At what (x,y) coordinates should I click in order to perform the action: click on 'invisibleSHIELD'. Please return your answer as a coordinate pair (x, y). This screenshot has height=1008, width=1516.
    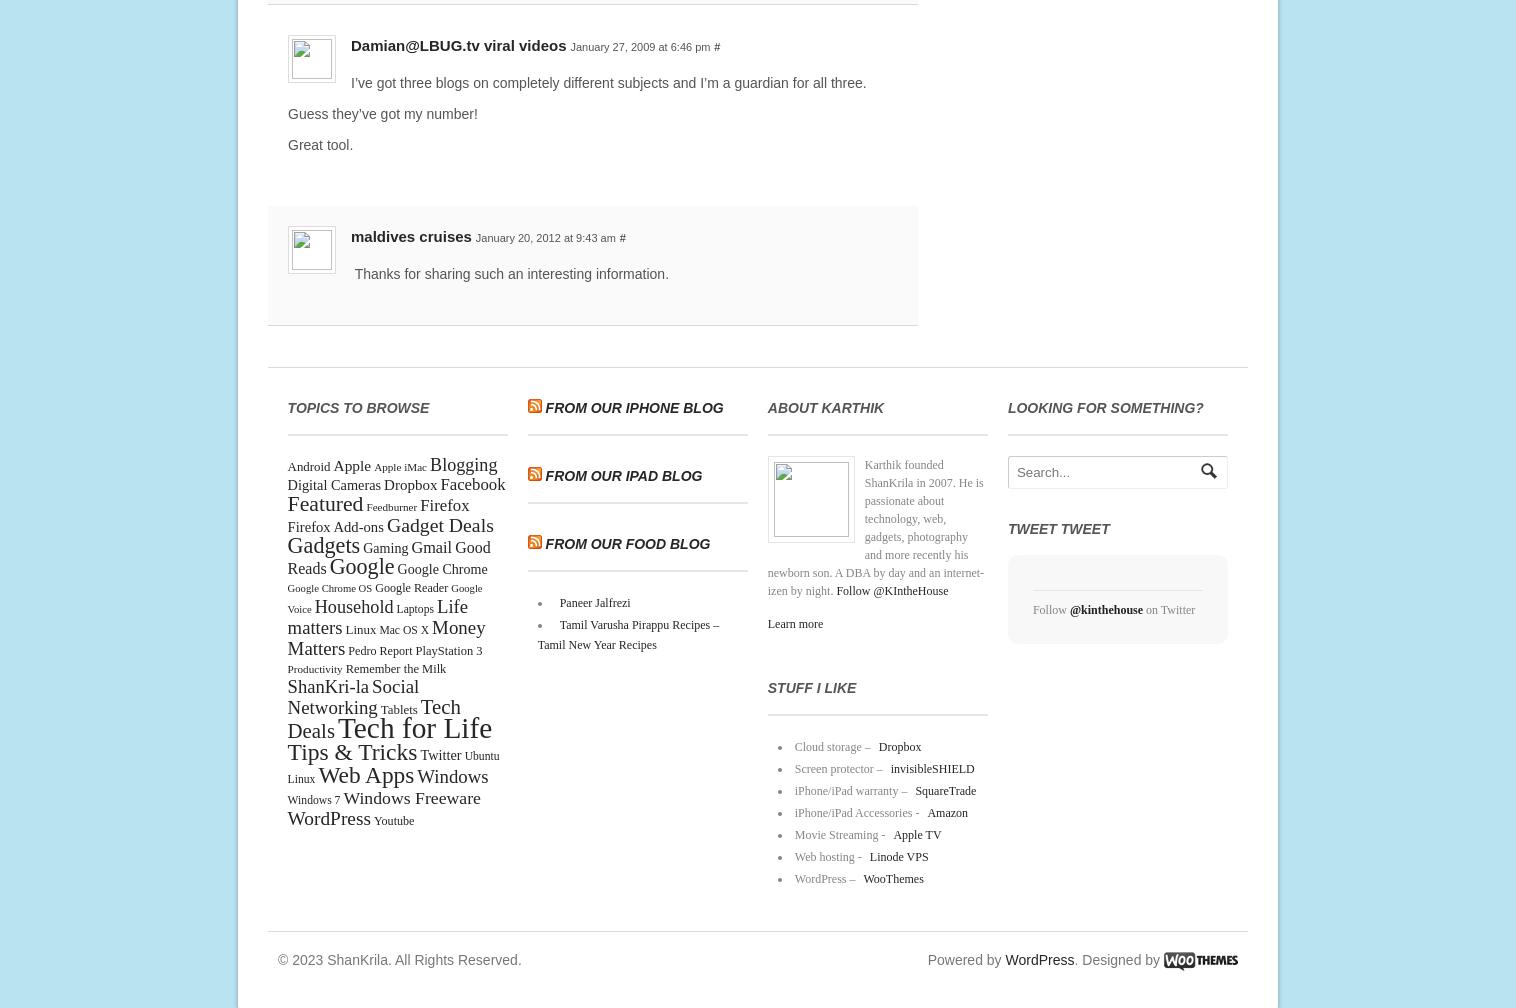
    Looking at the image, I should click on (931, 767).